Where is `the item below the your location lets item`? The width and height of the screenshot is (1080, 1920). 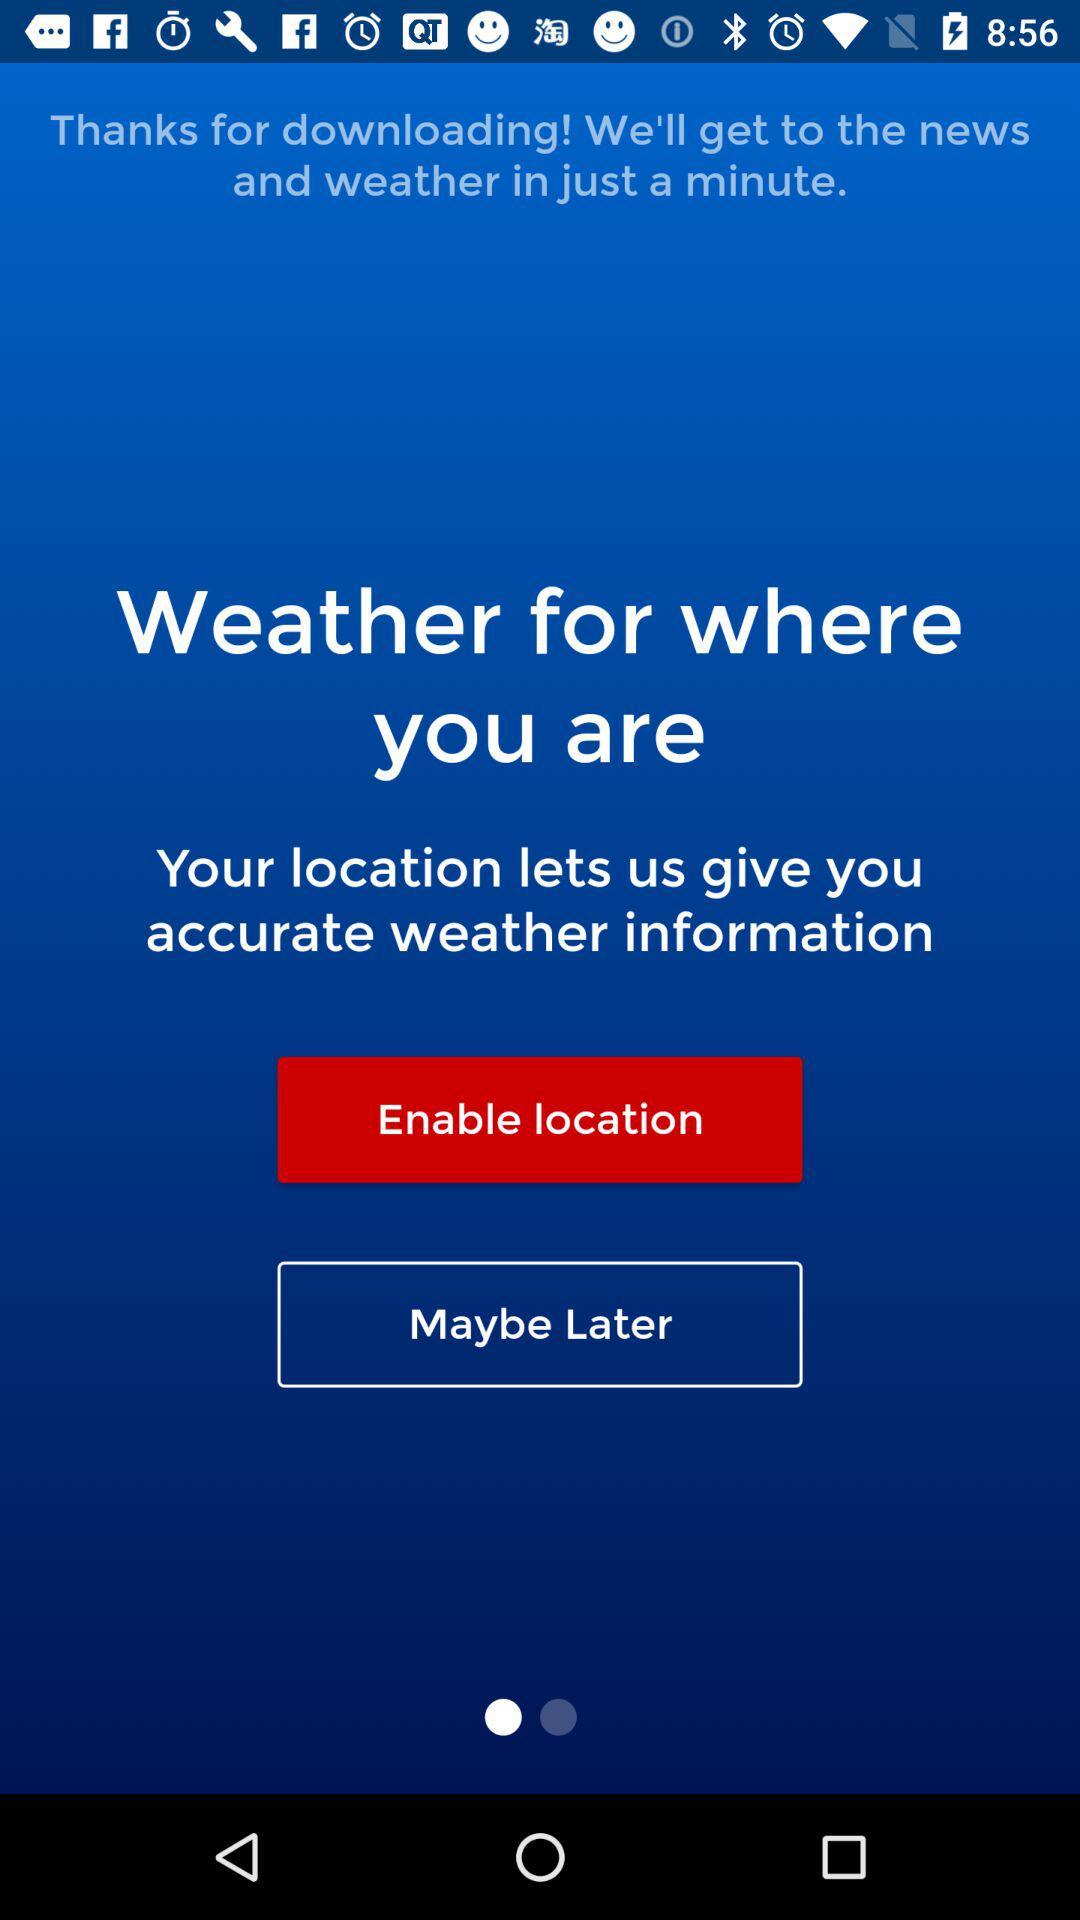 the item below the your location lets item is located at coordinates (540, 1118).